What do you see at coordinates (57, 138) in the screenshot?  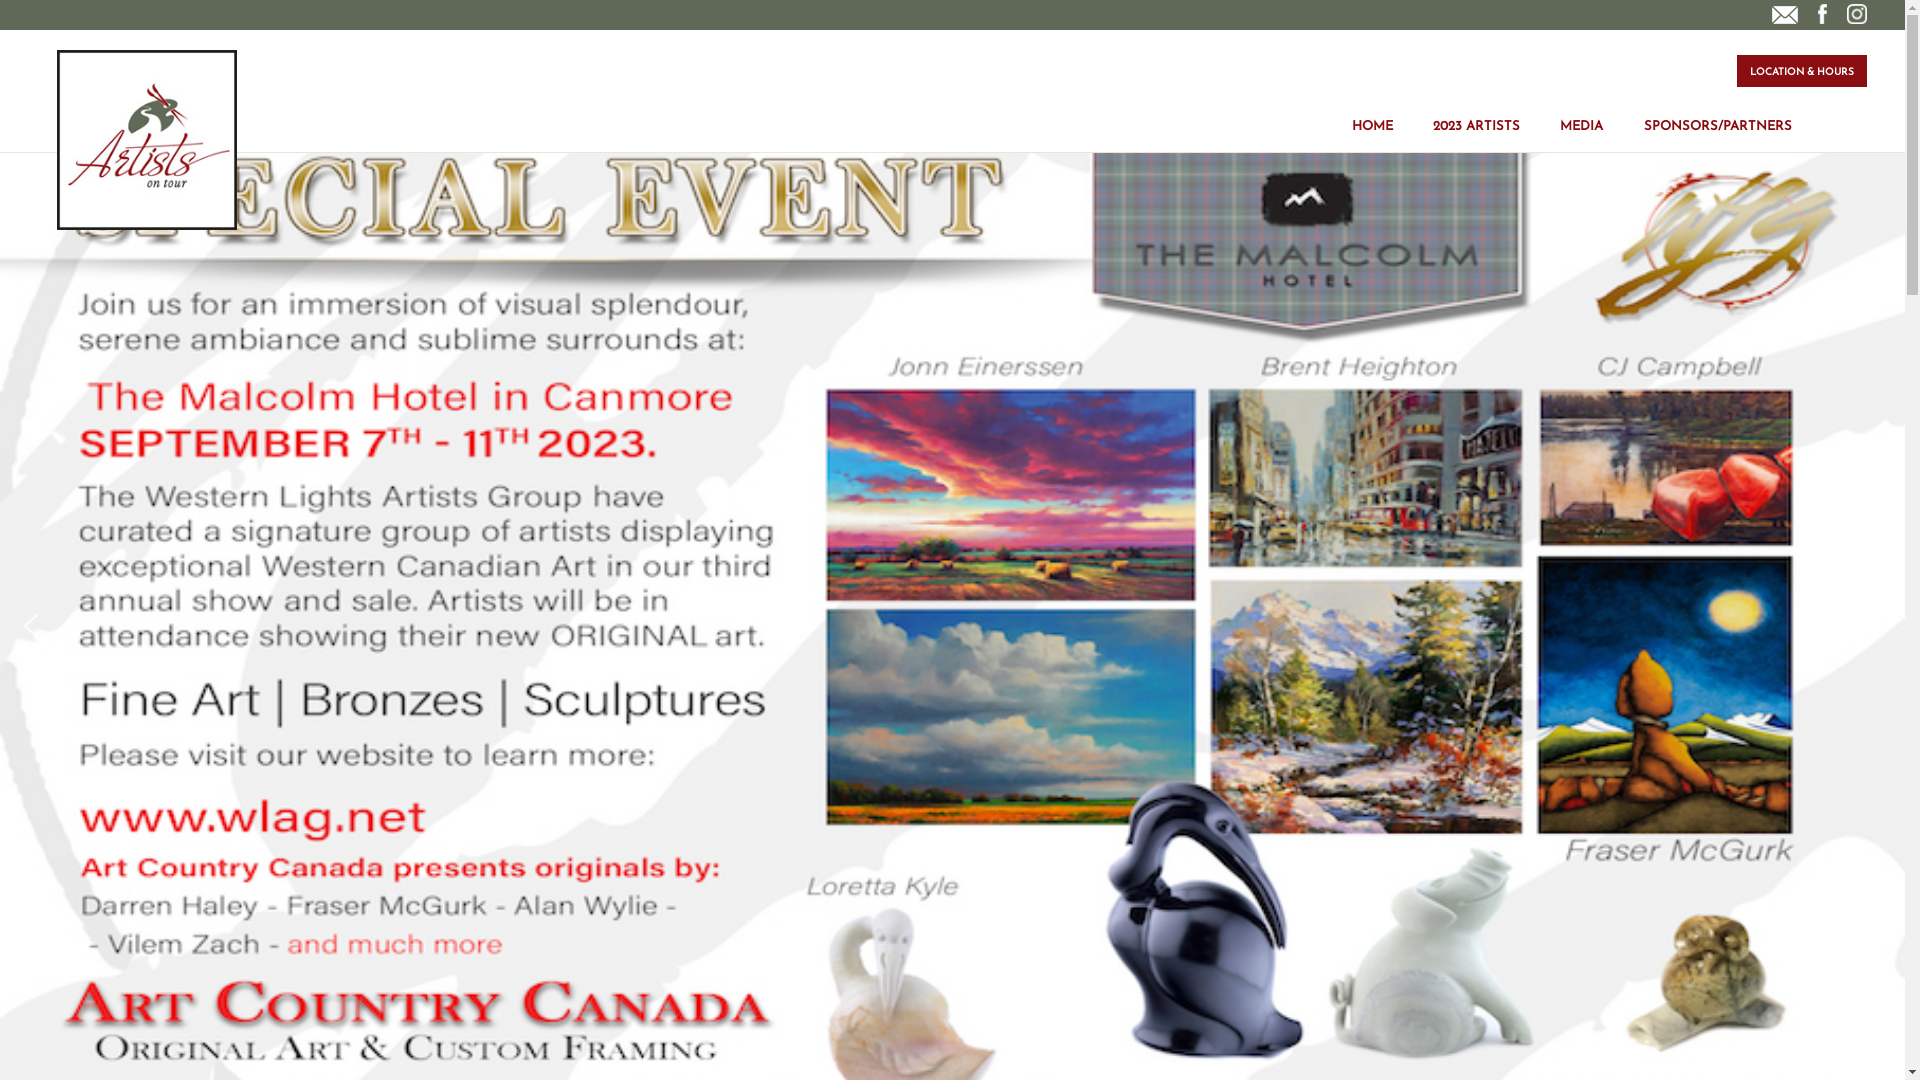 I see `'Artists On Tour'` at bounding box center [57, 138].